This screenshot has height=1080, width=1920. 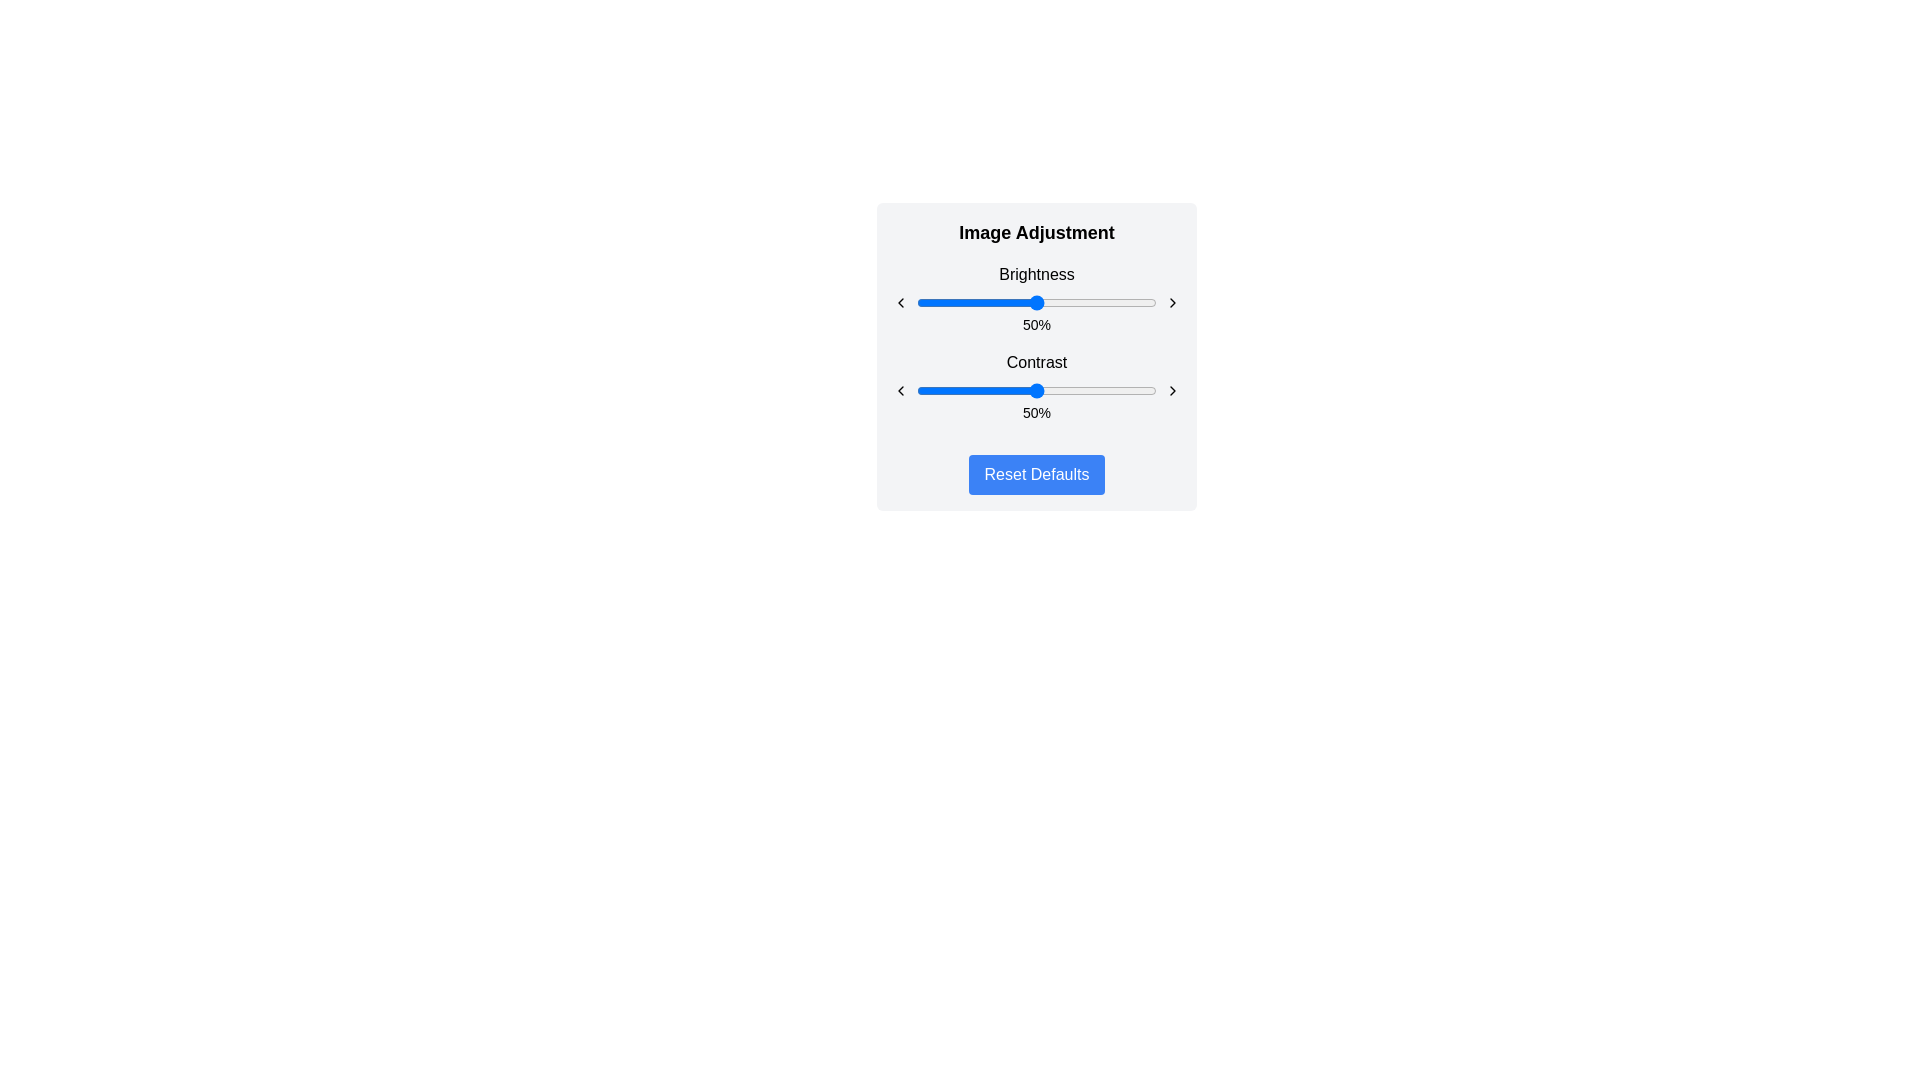 What do you see at coordinates (1036, 474) in the screenshot?
I see `the reset button located at the bottom of the 'Image Adjustment' section to reset all image adjustment settings back to their default values` at bounding box center [1036, 474].